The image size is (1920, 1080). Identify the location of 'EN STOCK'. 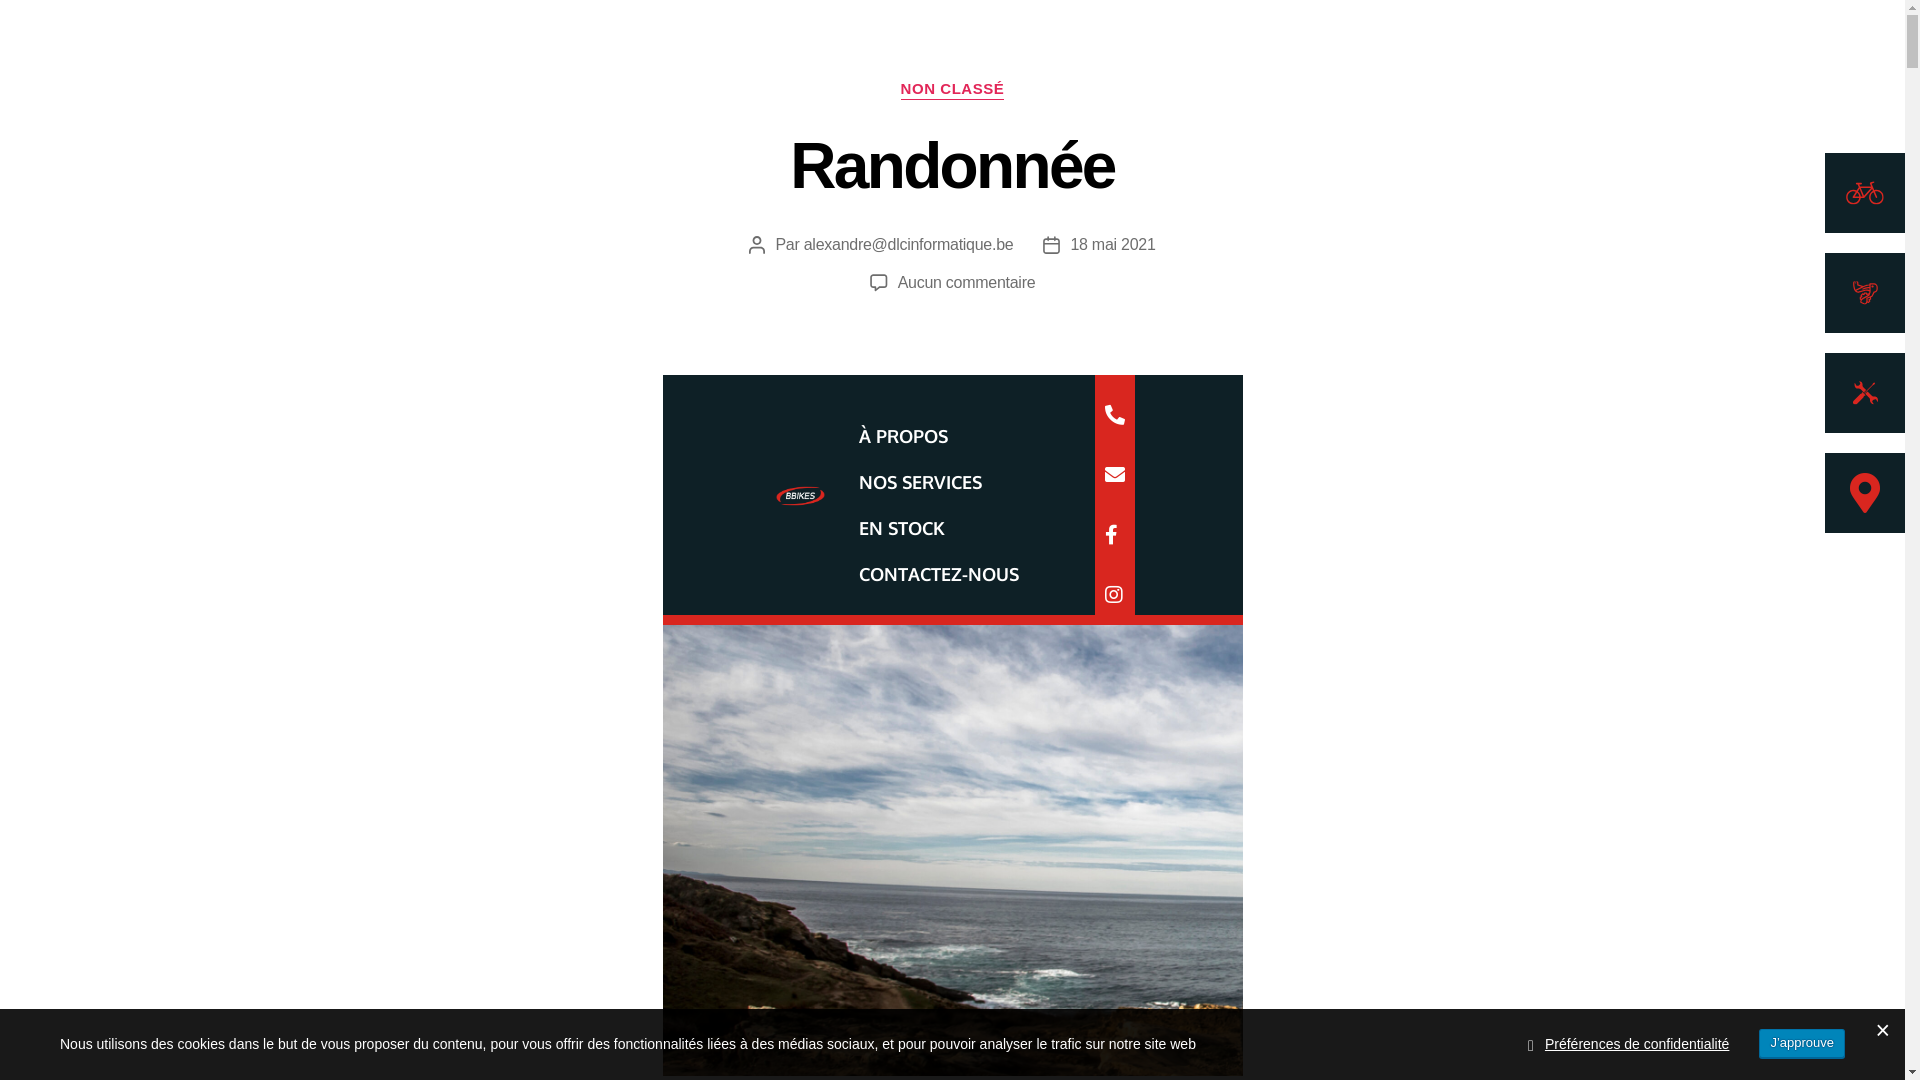
(900, 527).